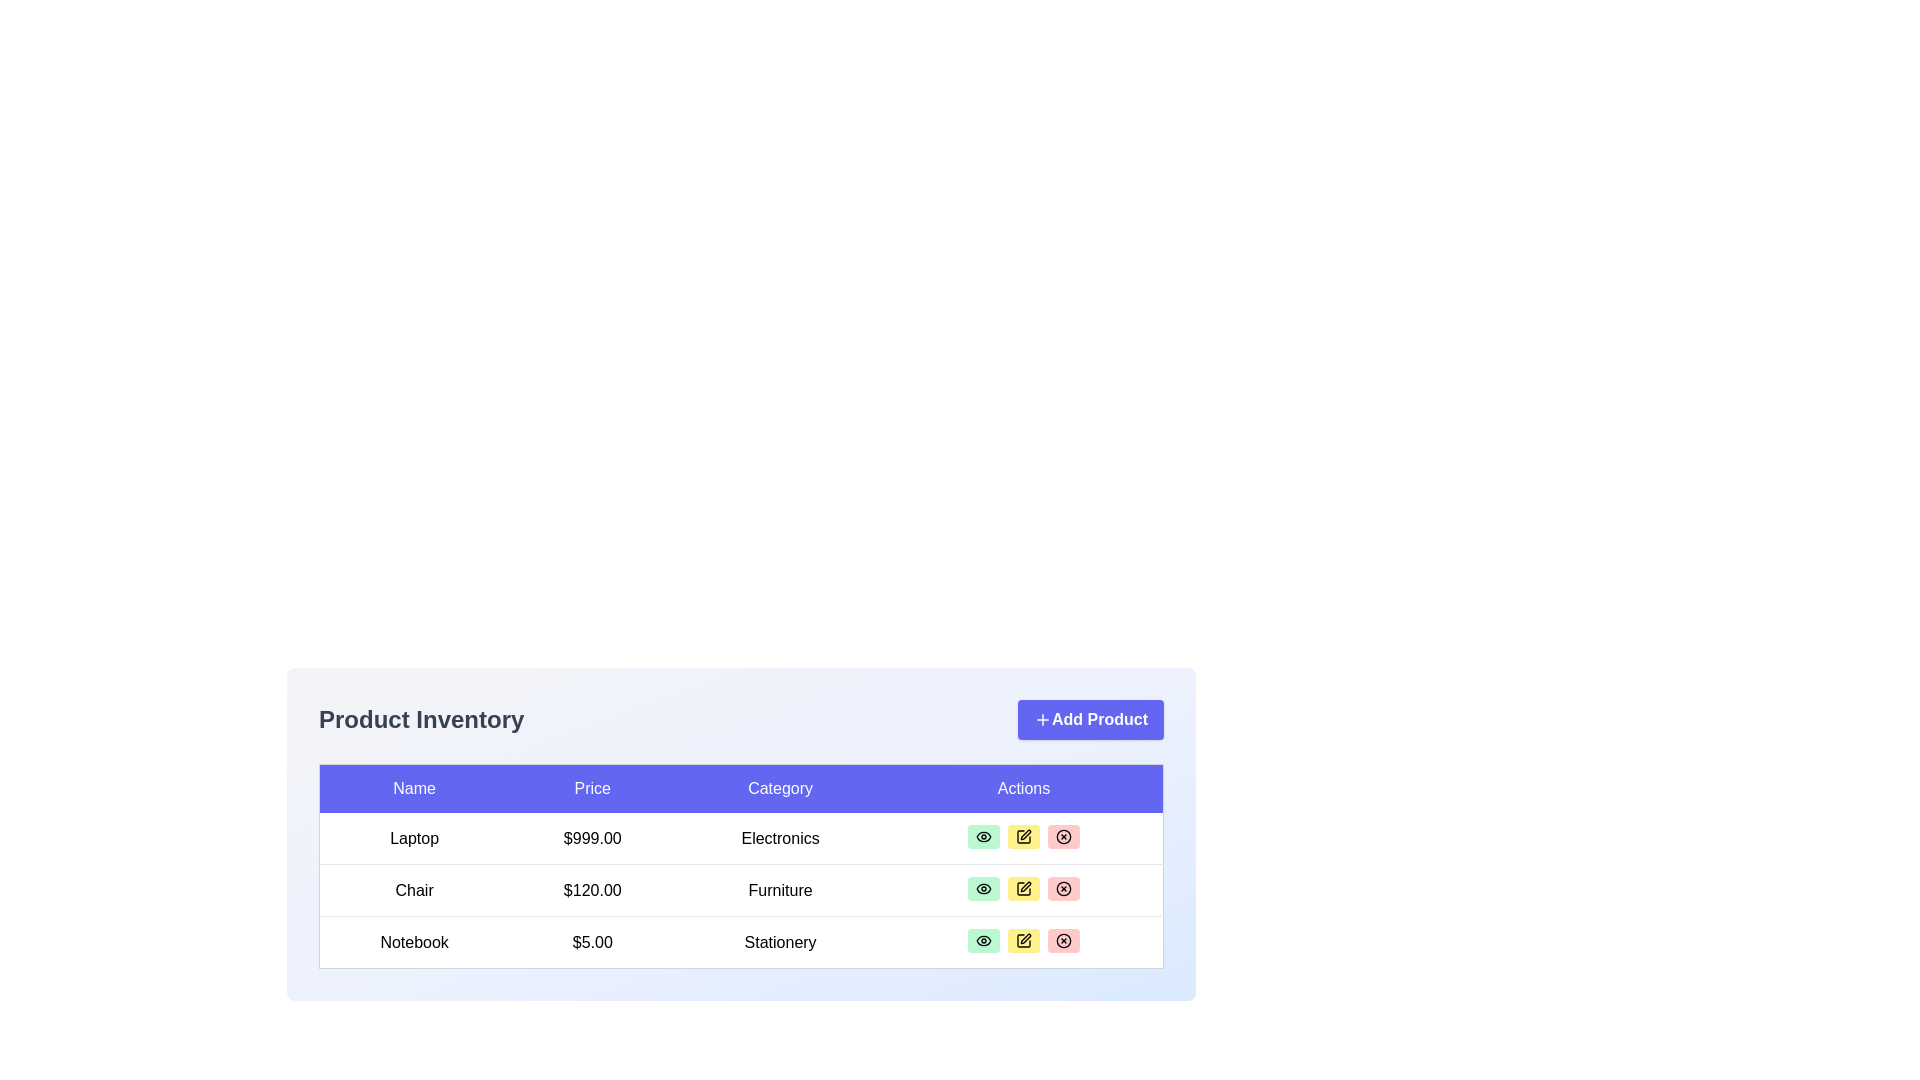 This screenshot has width=1920, height=1080. Describe the element at coordinates (983, 837) in the screenshot. I see `the eye icon button in the 'Actions' column corresponding to the 'Laptop' product` at that location.